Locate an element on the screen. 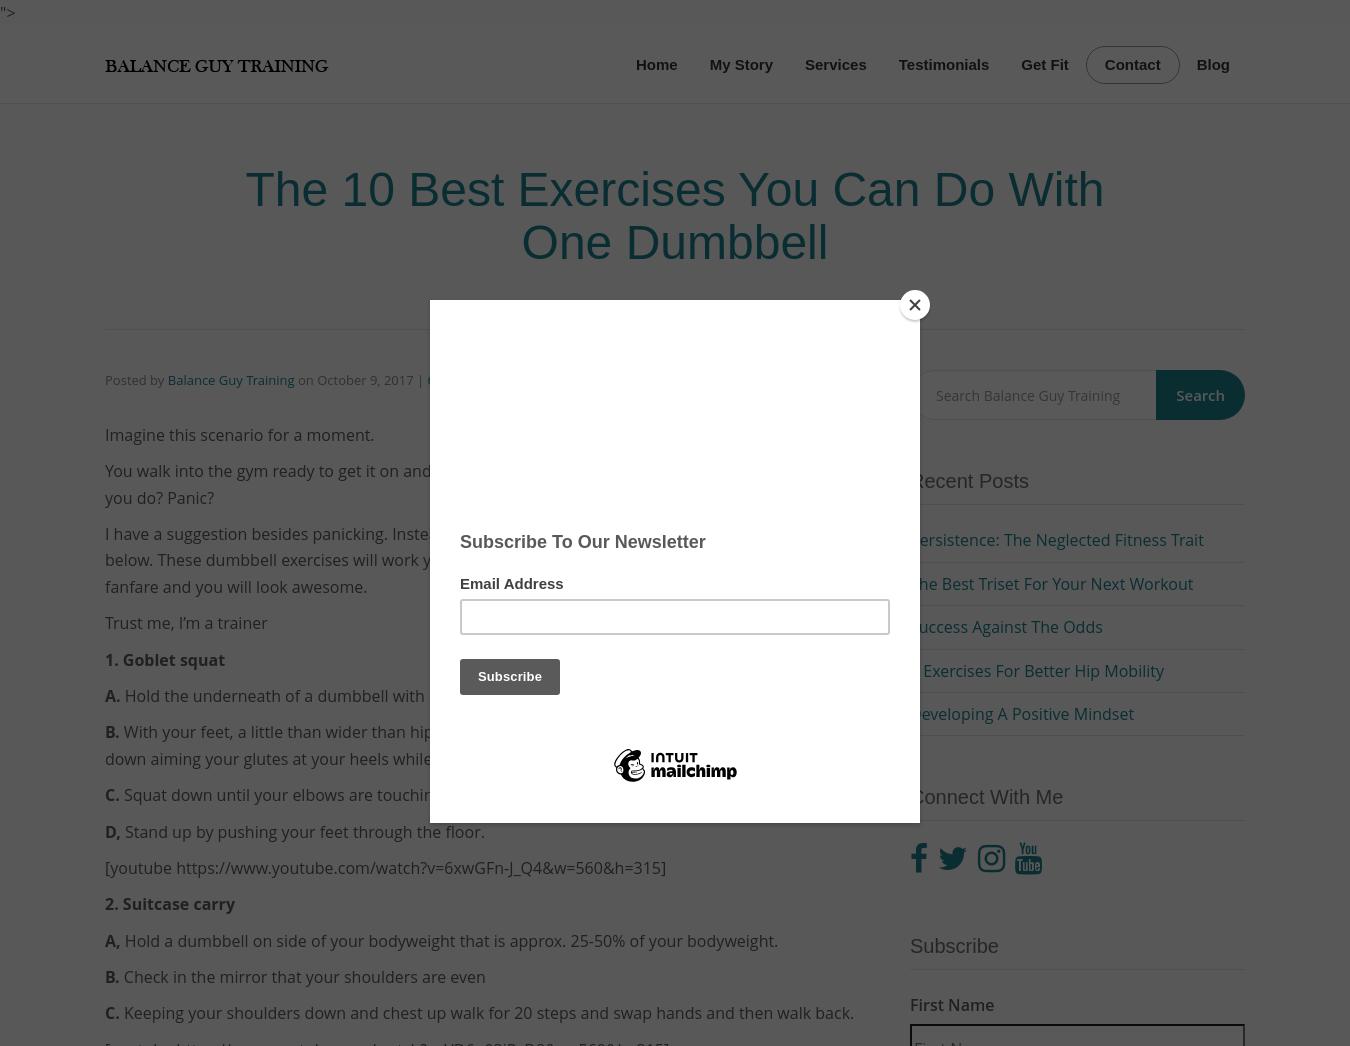 The image size is (1350, 1046). 'Keeping your shoulders down and chest up walk for 20 steps and swap hands and then walk back.' is located at coordinates (487, 1013).